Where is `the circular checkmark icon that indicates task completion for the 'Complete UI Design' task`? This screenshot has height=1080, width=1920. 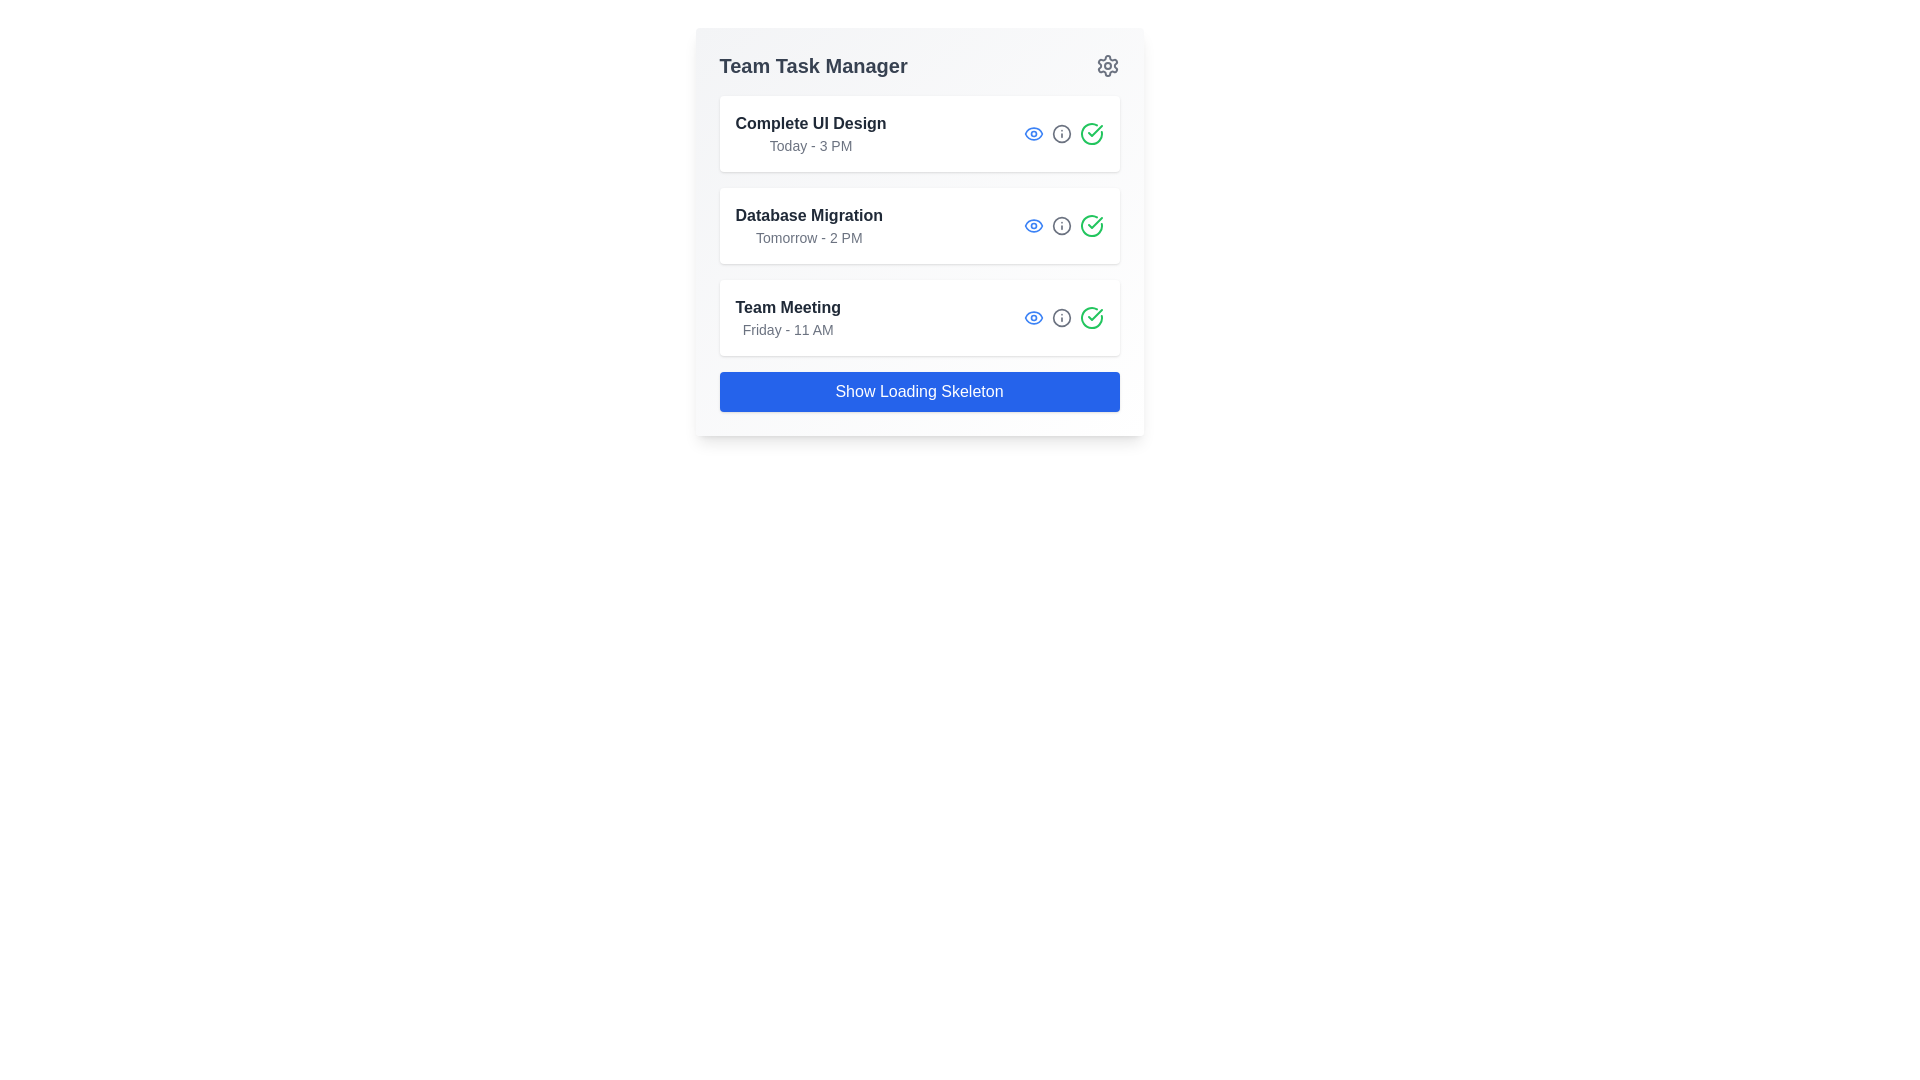
the circular checkmark icon that indicates task completion for the 'Complete UI Design' task is located at coordinates (1090, 134).